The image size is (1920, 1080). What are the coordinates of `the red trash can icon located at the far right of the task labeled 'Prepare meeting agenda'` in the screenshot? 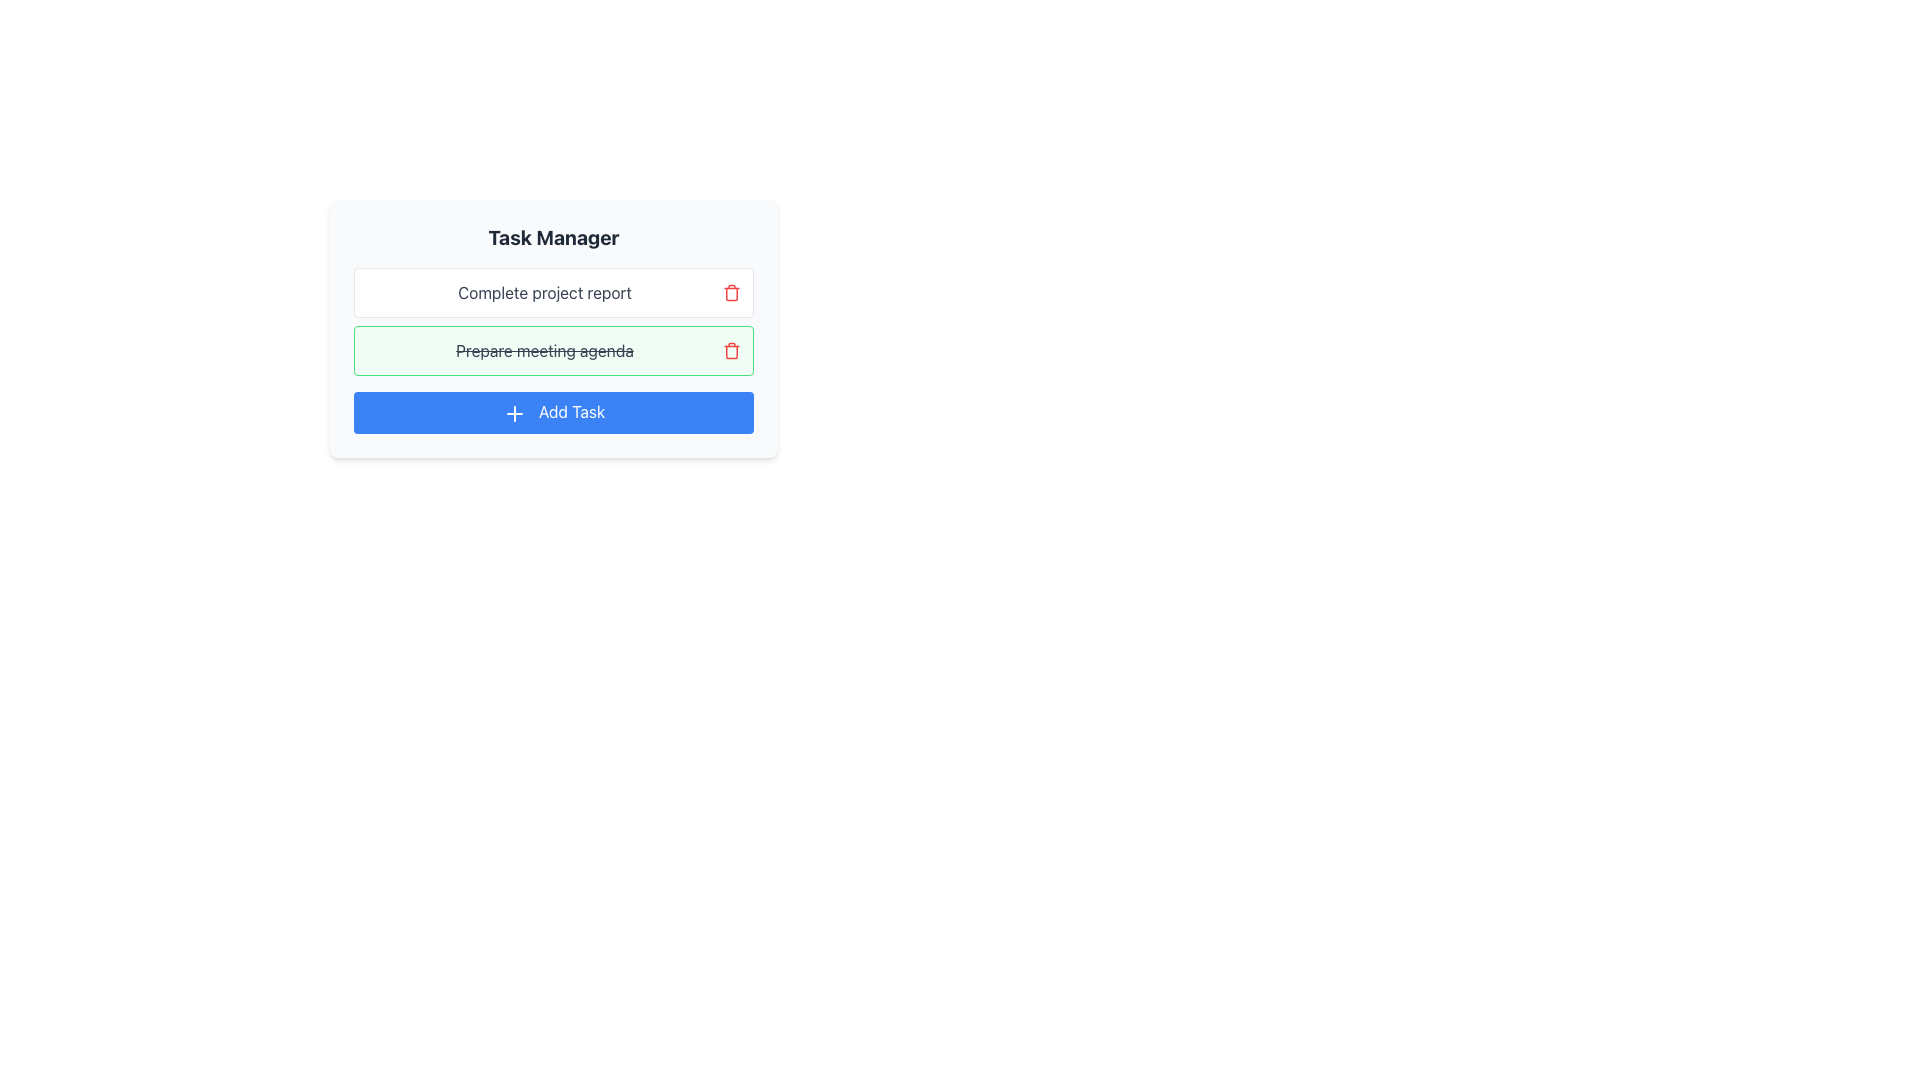 It's located at (730, 293).